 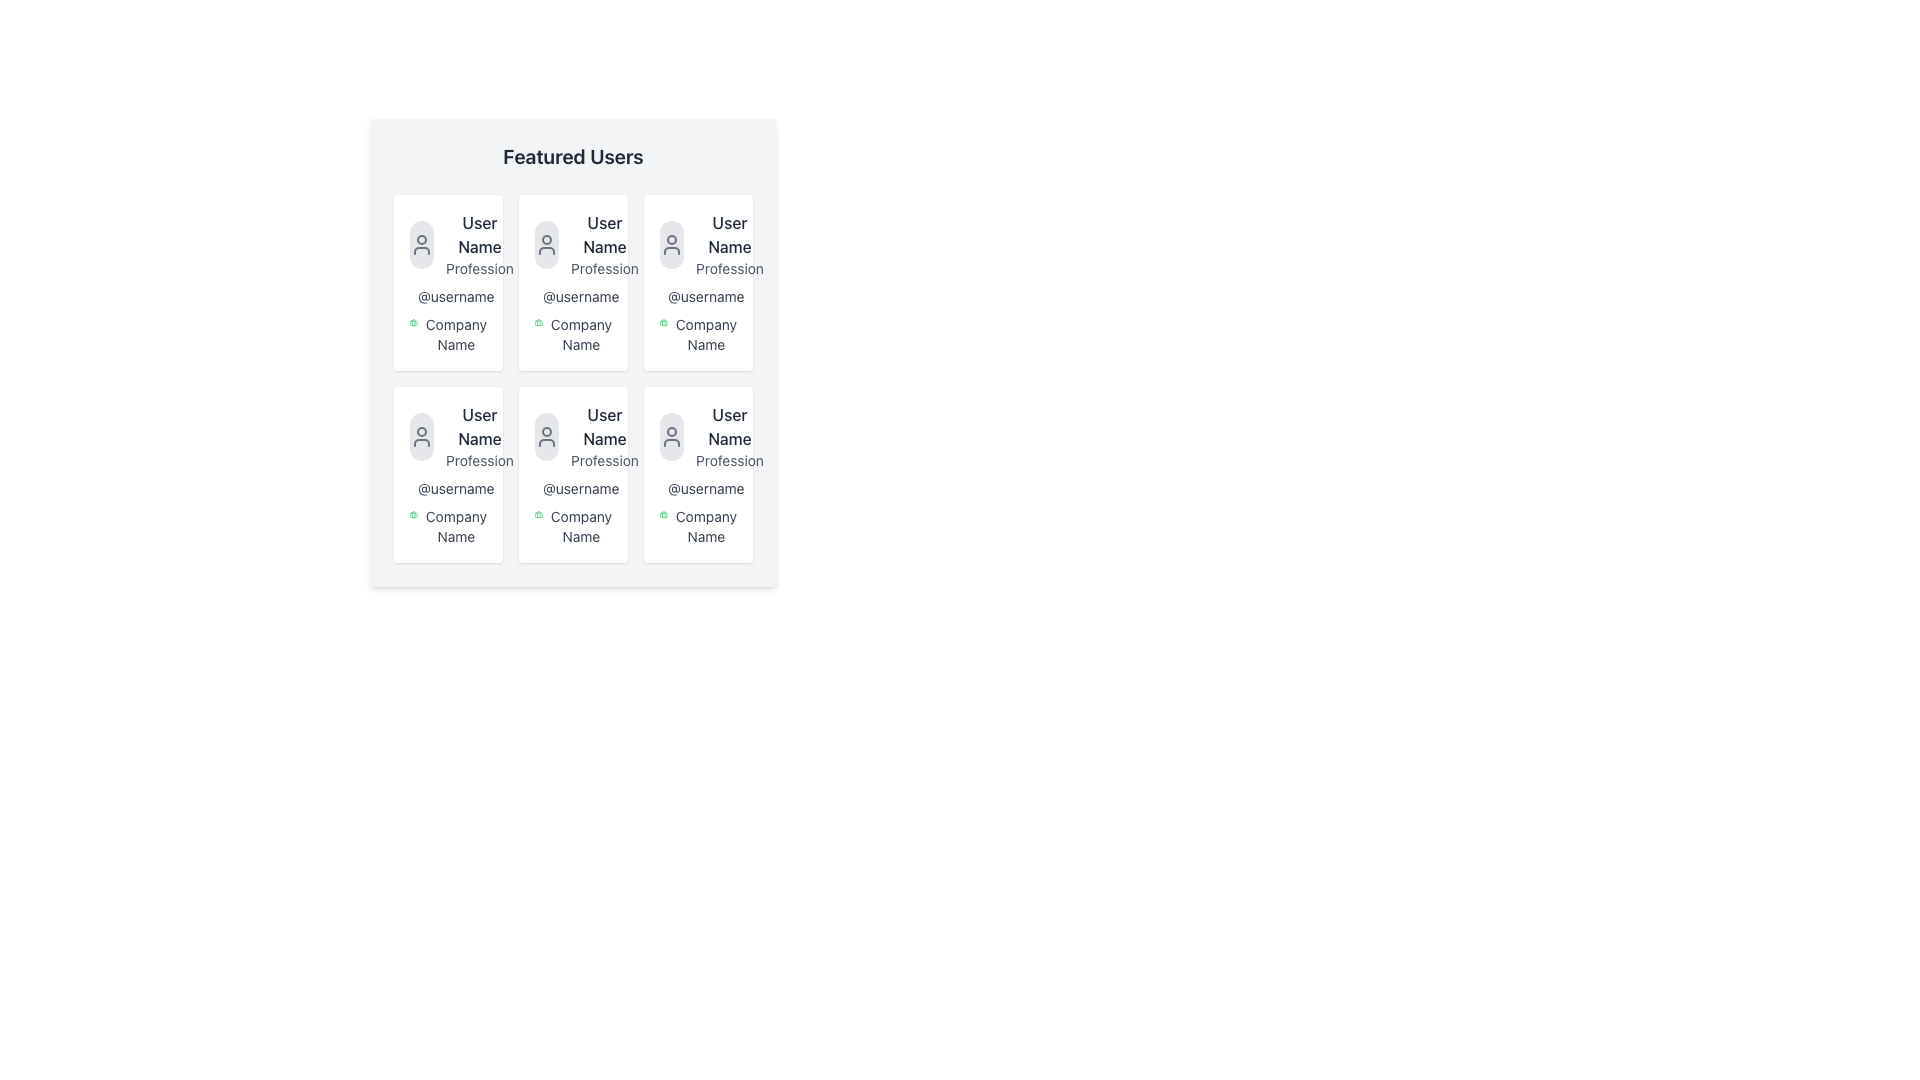 What do you see at coordinates (447, 244) in the screenshot?
I see `the Information display card labeled 'User Name' with a smaller text 'Profession' located in the top-left corner of the grid under 'Featured Users'` at bounding box center [447, 244].